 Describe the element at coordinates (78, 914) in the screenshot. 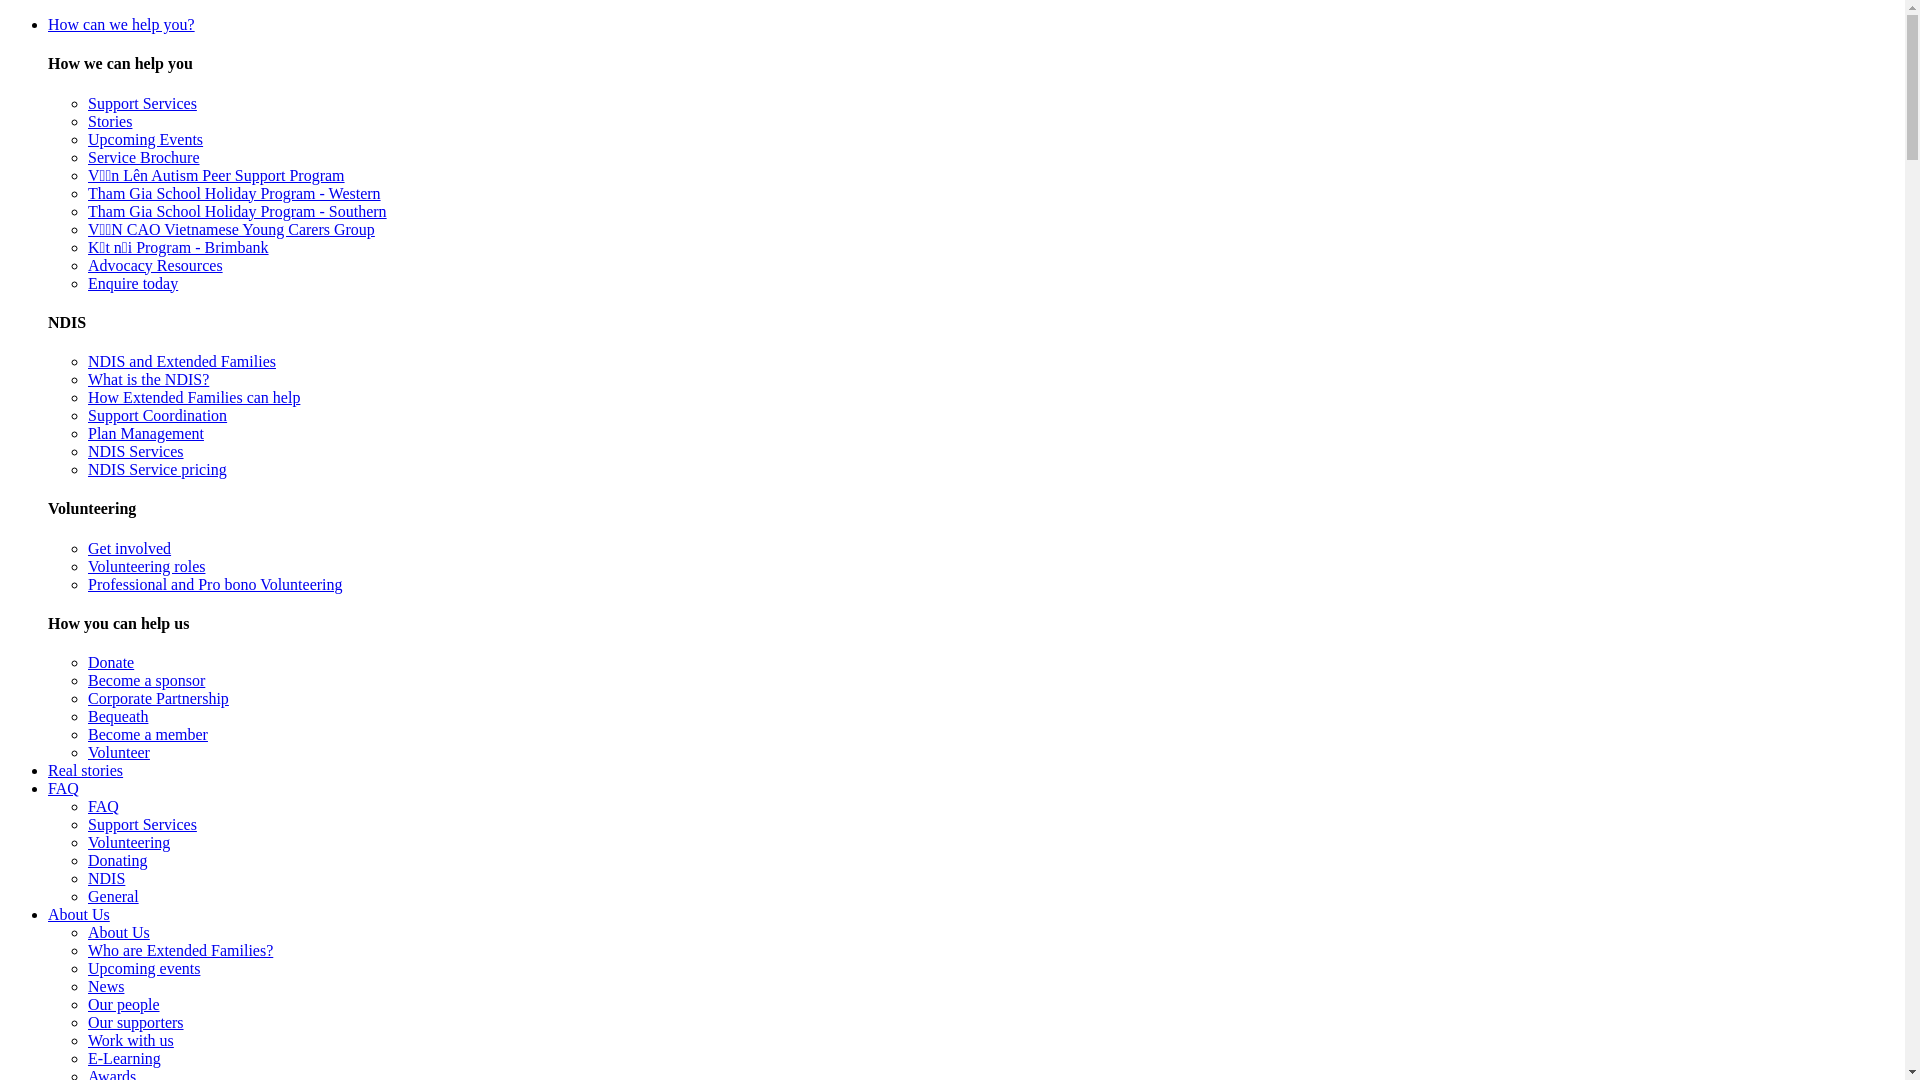

I see `'About Us'` at that location.